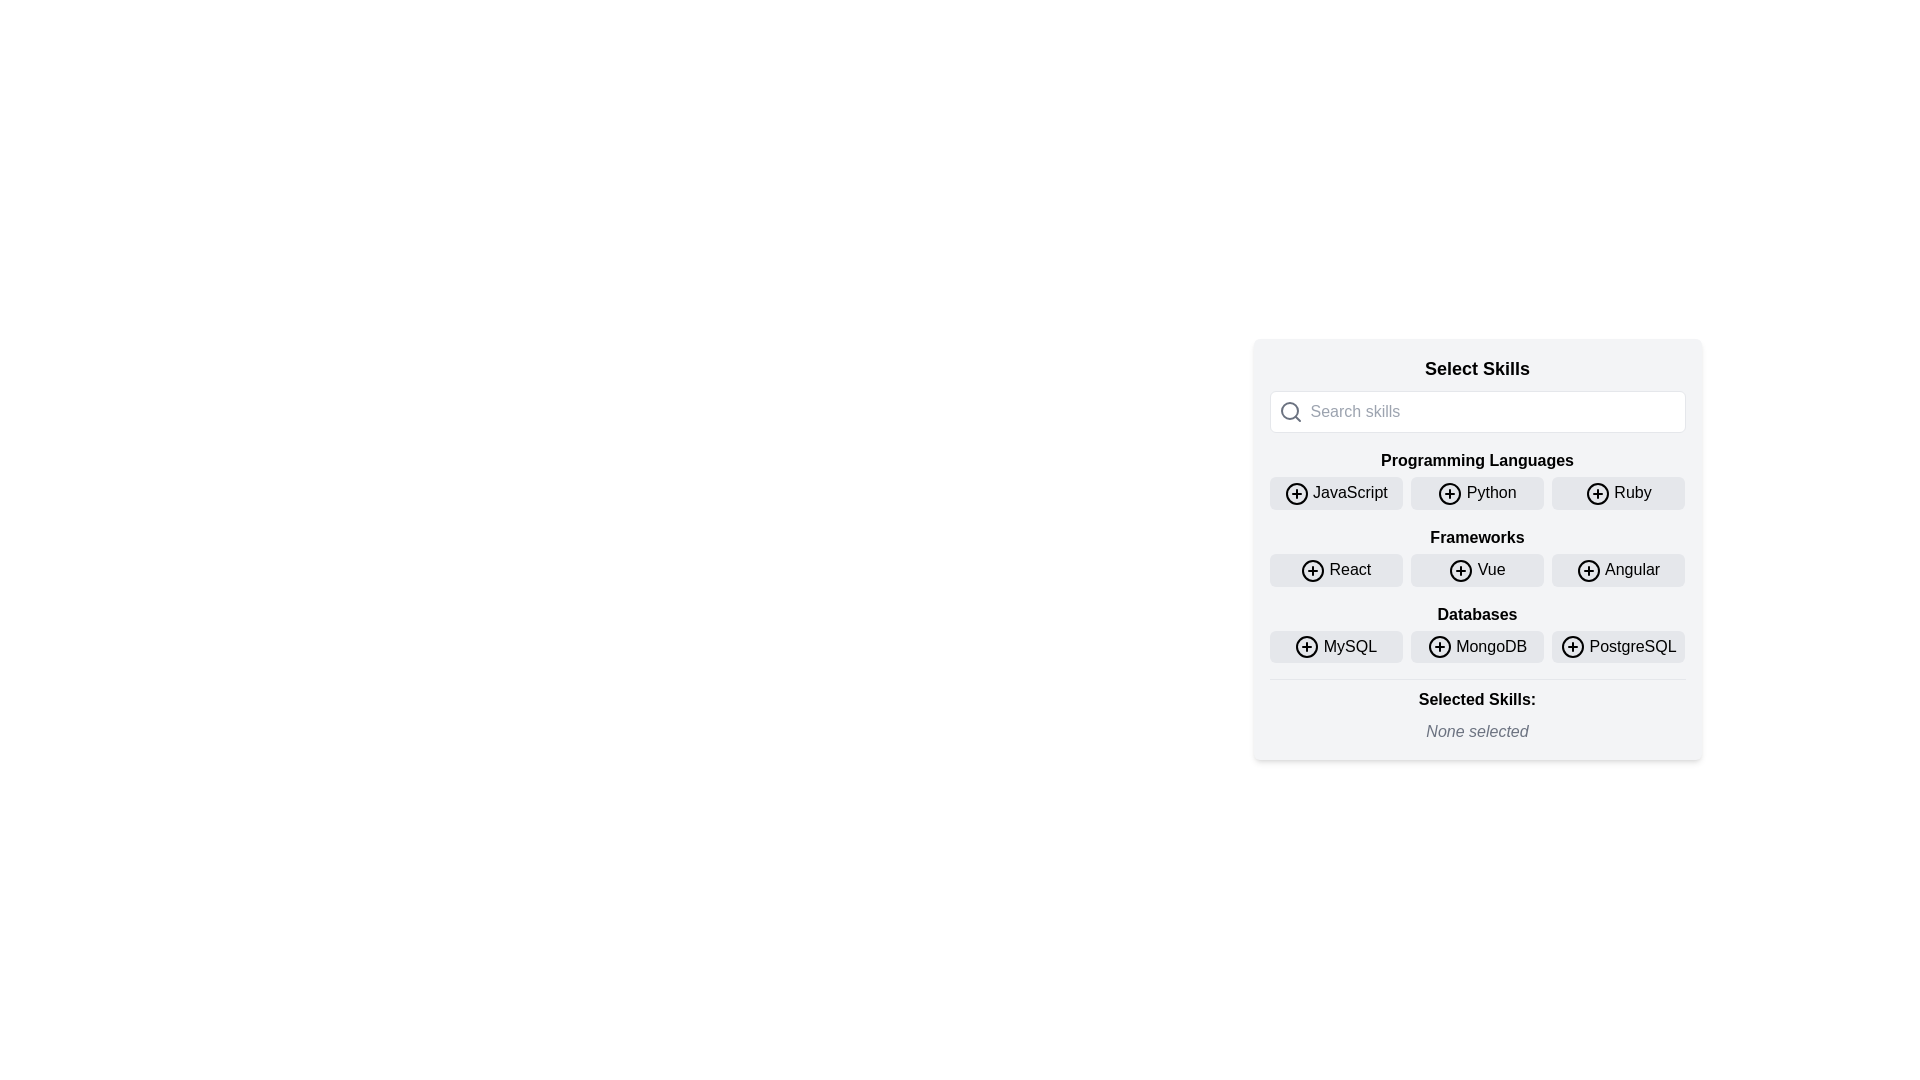  I want to click on the circular UI Icon with a plus sign at its center, which is centrally positioned under the 'React' option in the 'Frameworks' category, so click(1313, 570).